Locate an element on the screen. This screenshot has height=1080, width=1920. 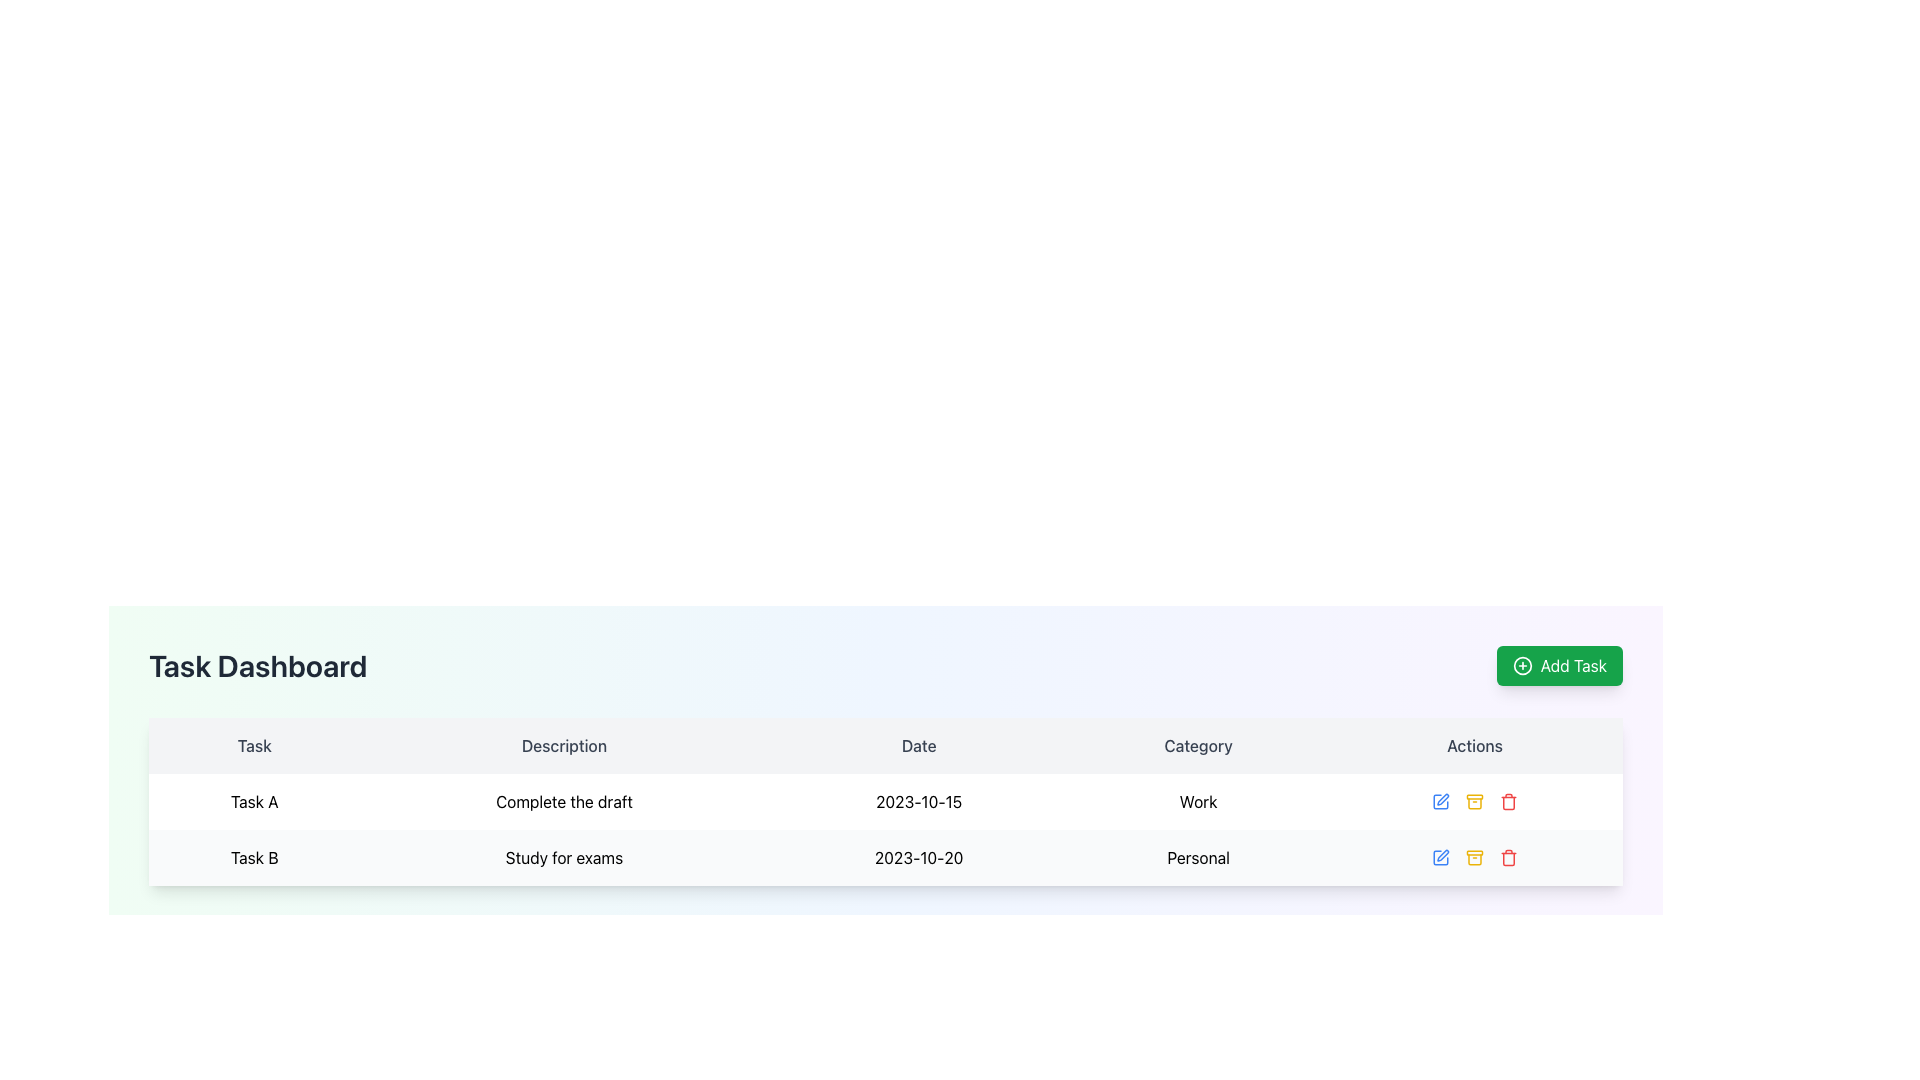
the delete icon, which is the third action icon in the 'Actions' column of the second task entry in the task table is located at coordinates (1509, 801).